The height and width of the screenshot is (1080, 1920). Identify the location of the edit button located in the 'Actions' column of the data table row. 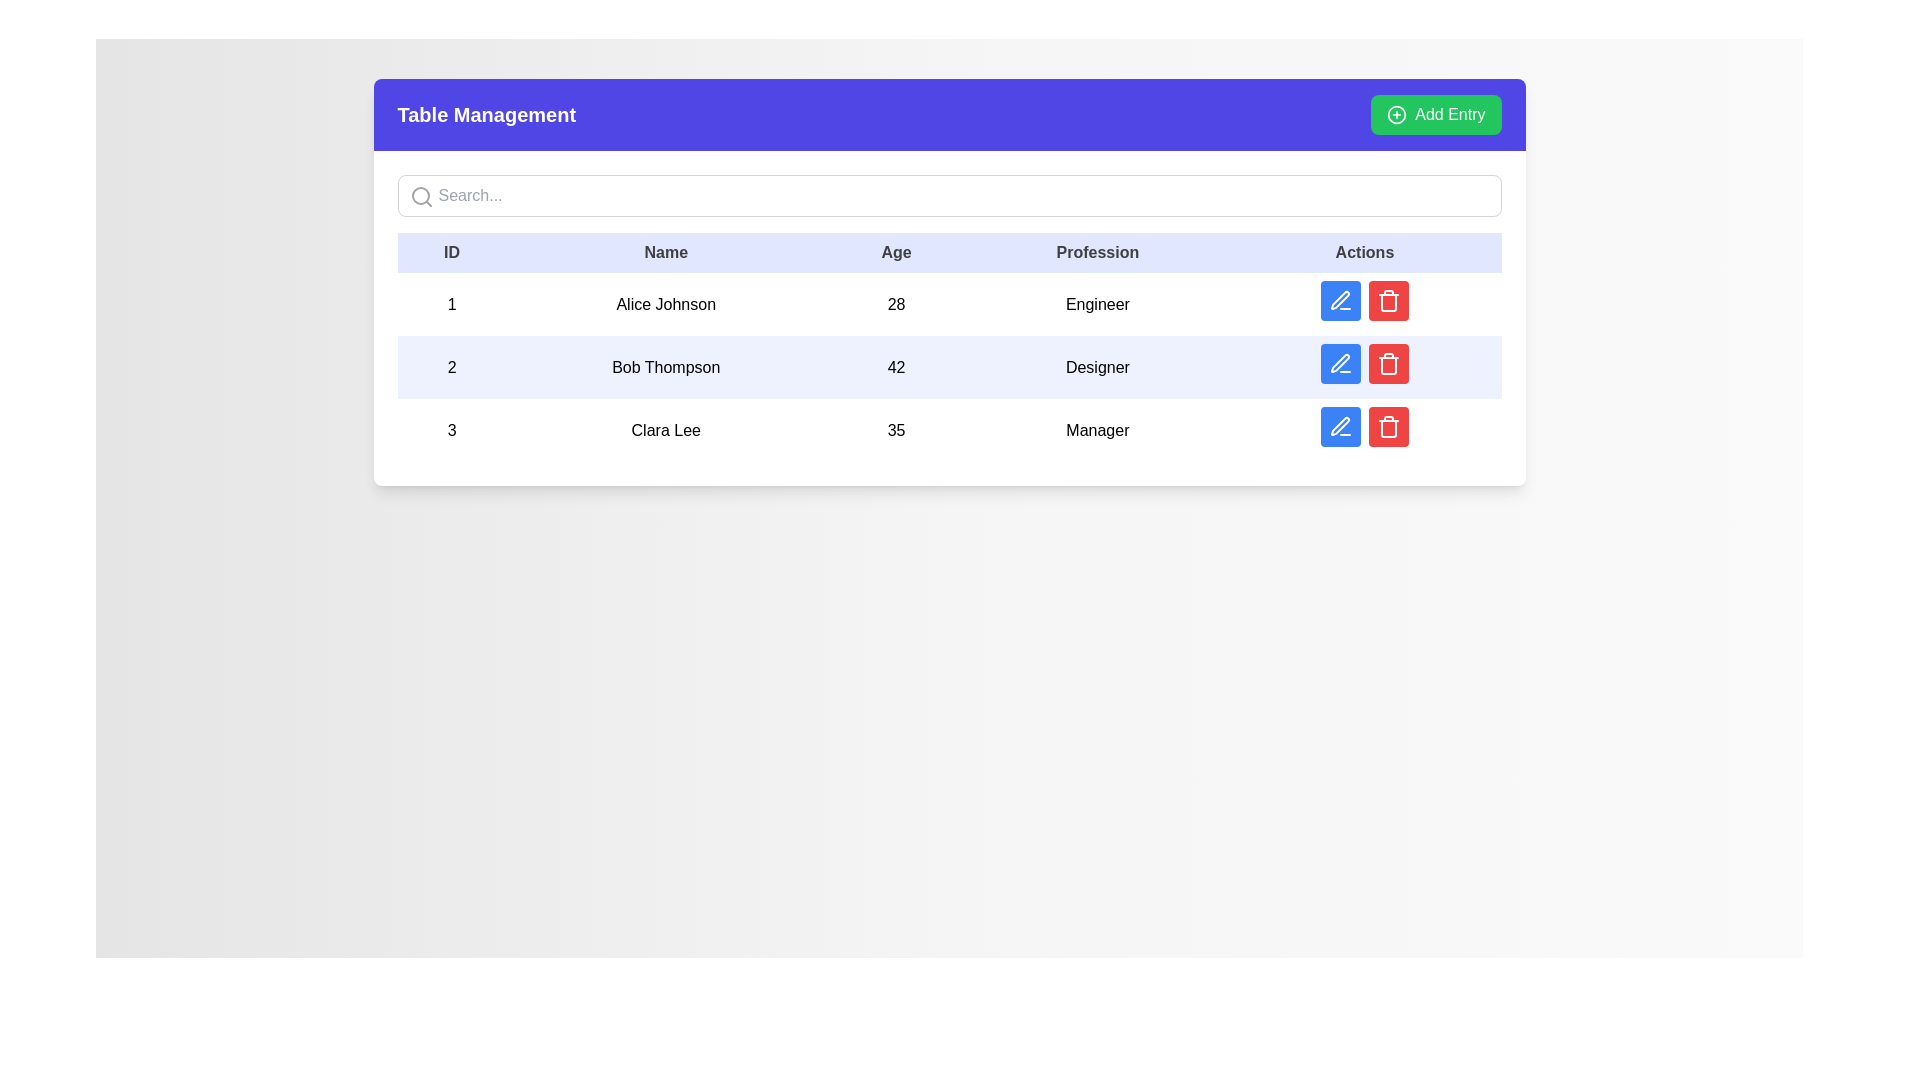
(1340, 300).